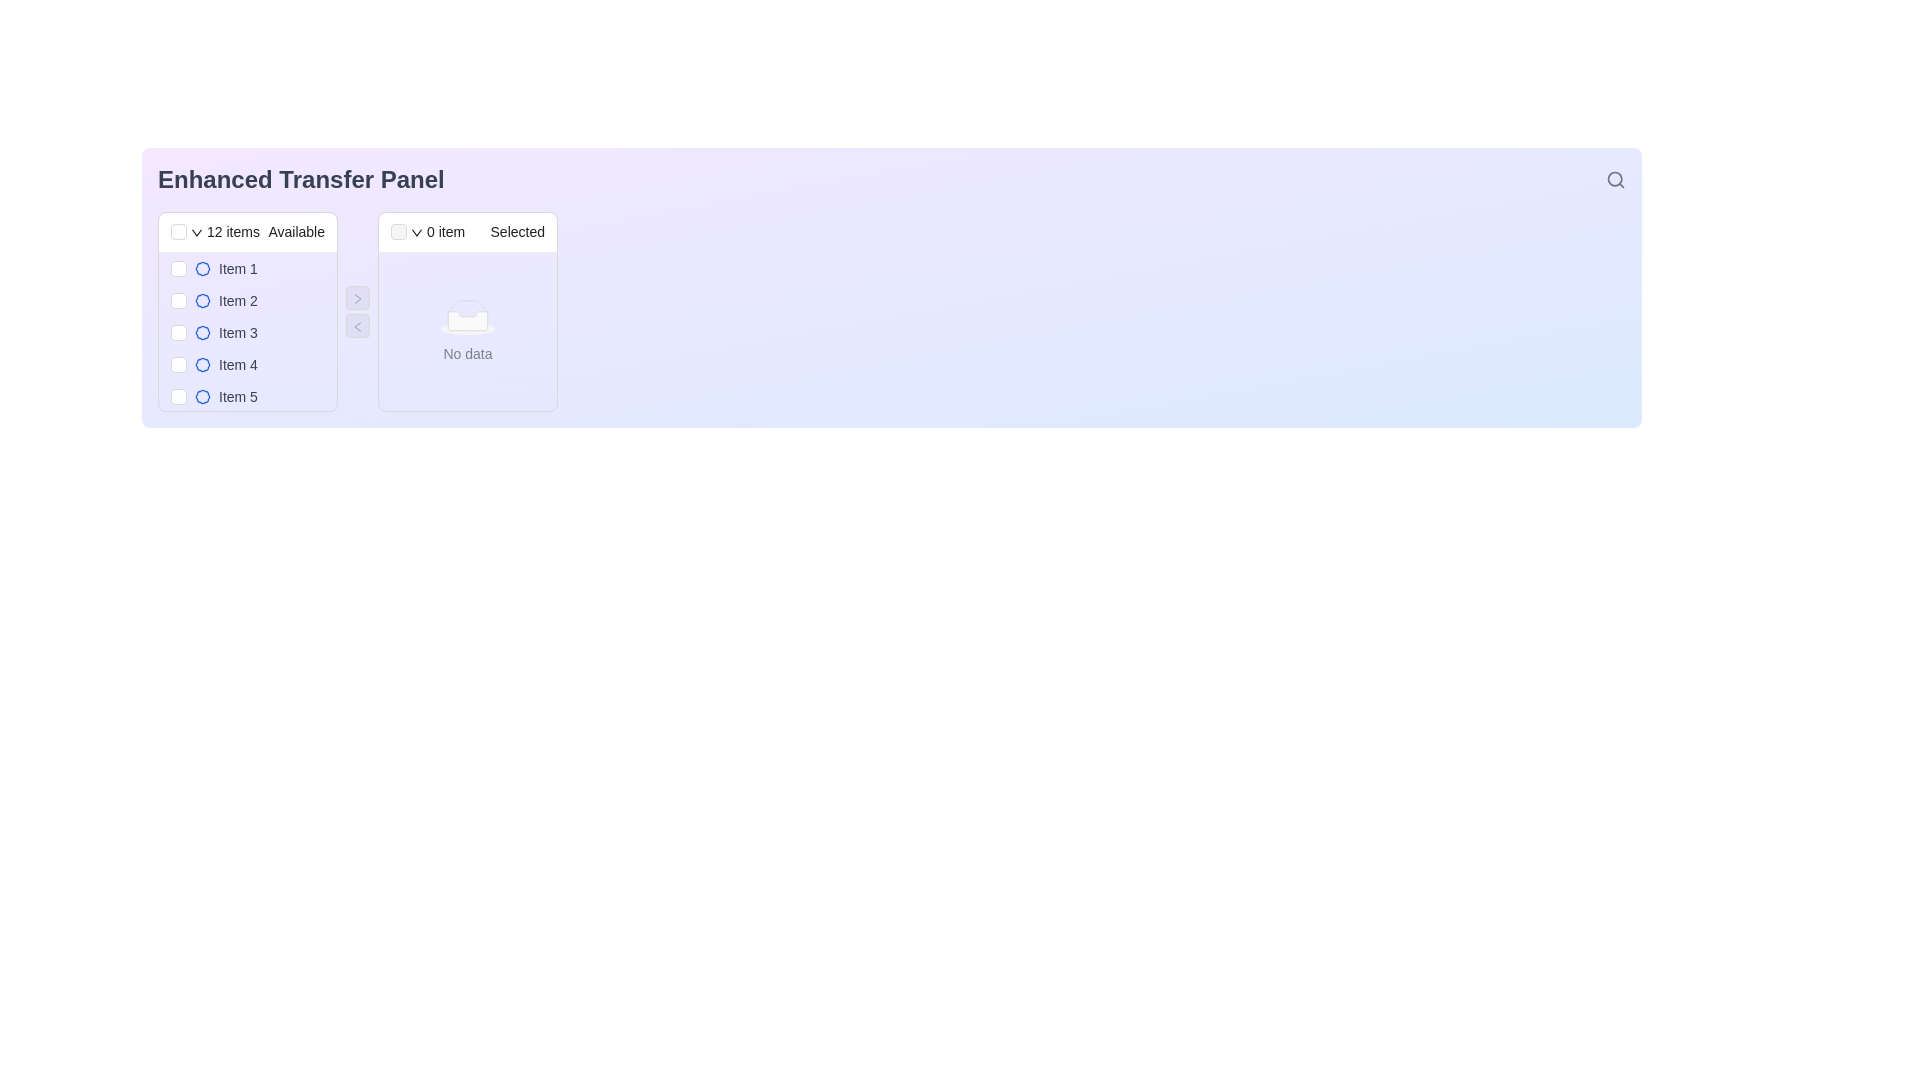 The image size is (1920, 1080). I want to click on the informational message placeholder indicating 'No data' within the 'Selected' section of the enhanced transfer panel, so click(466, 330).